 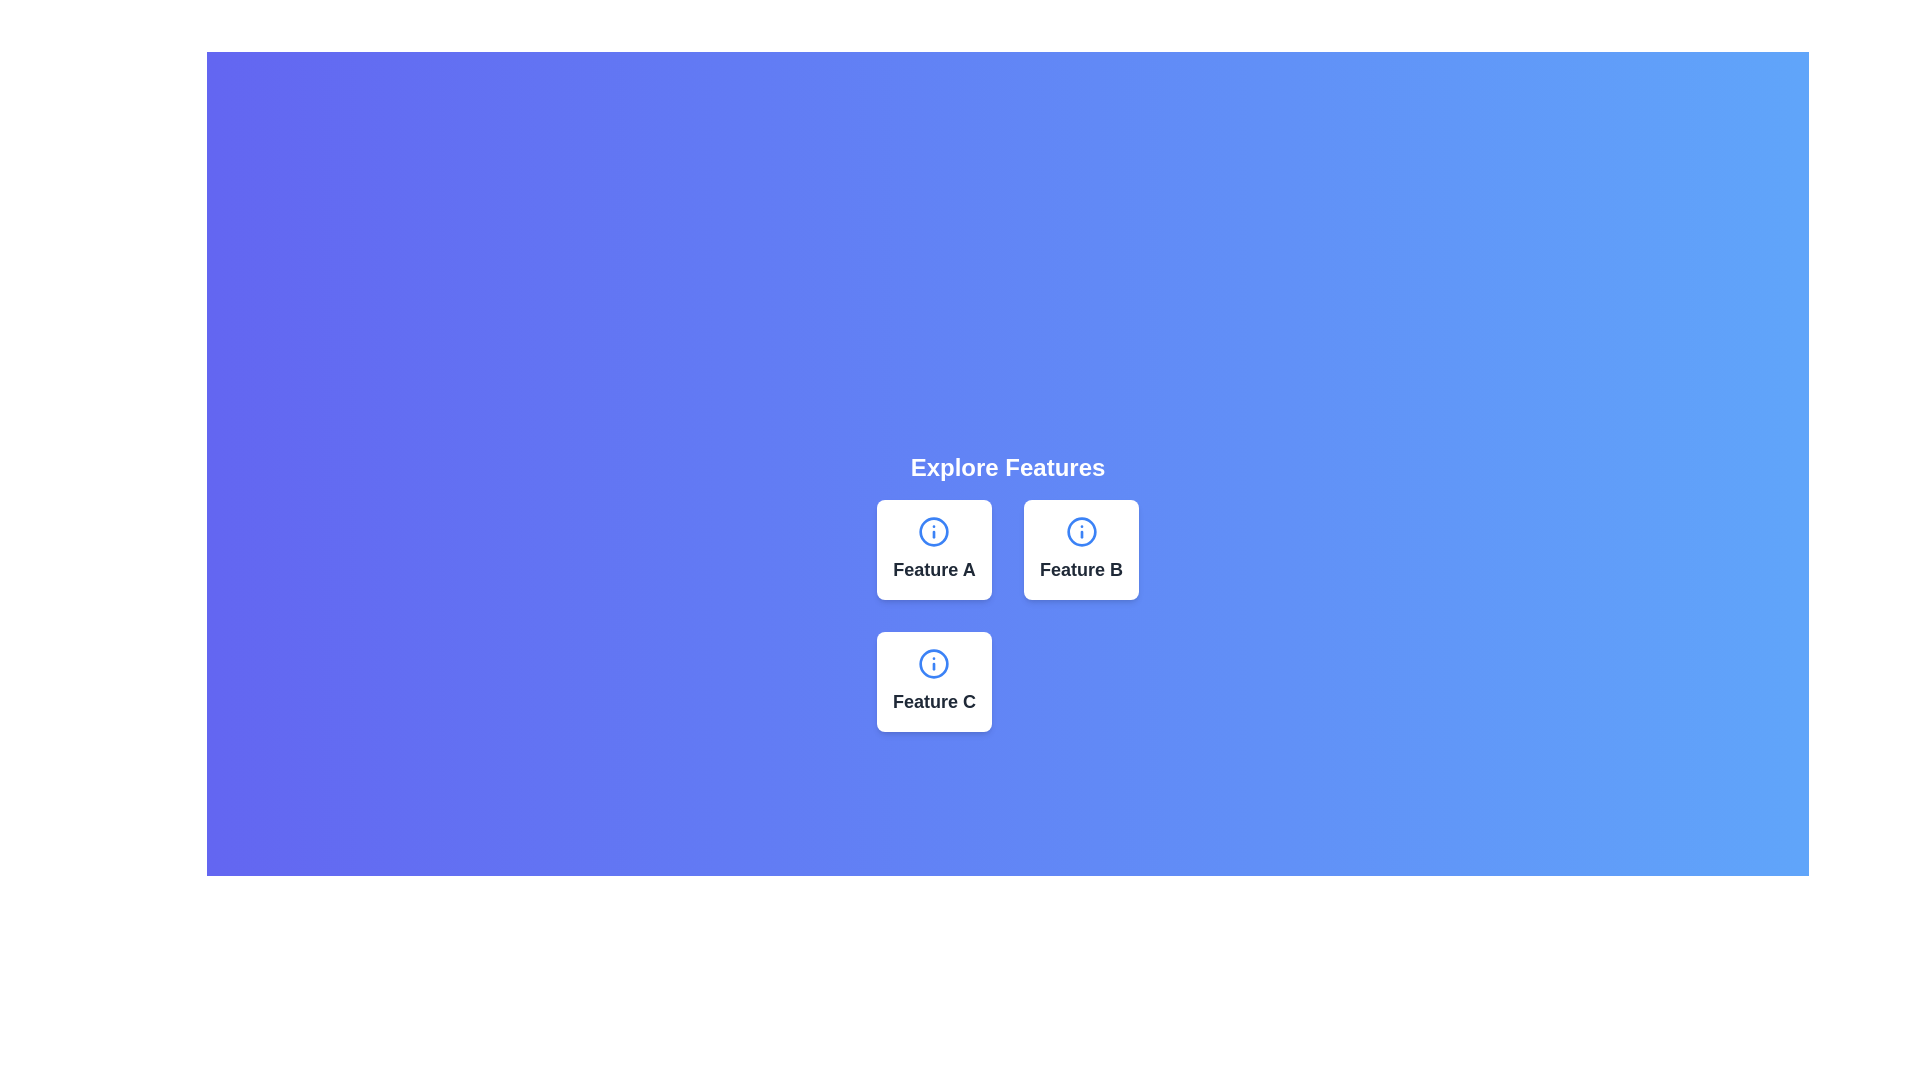 I want to click on the bold text label 'Feature C' displayed in a large font at the bottom of the third card in a vertical arrangement, so click(x=933, y=701).